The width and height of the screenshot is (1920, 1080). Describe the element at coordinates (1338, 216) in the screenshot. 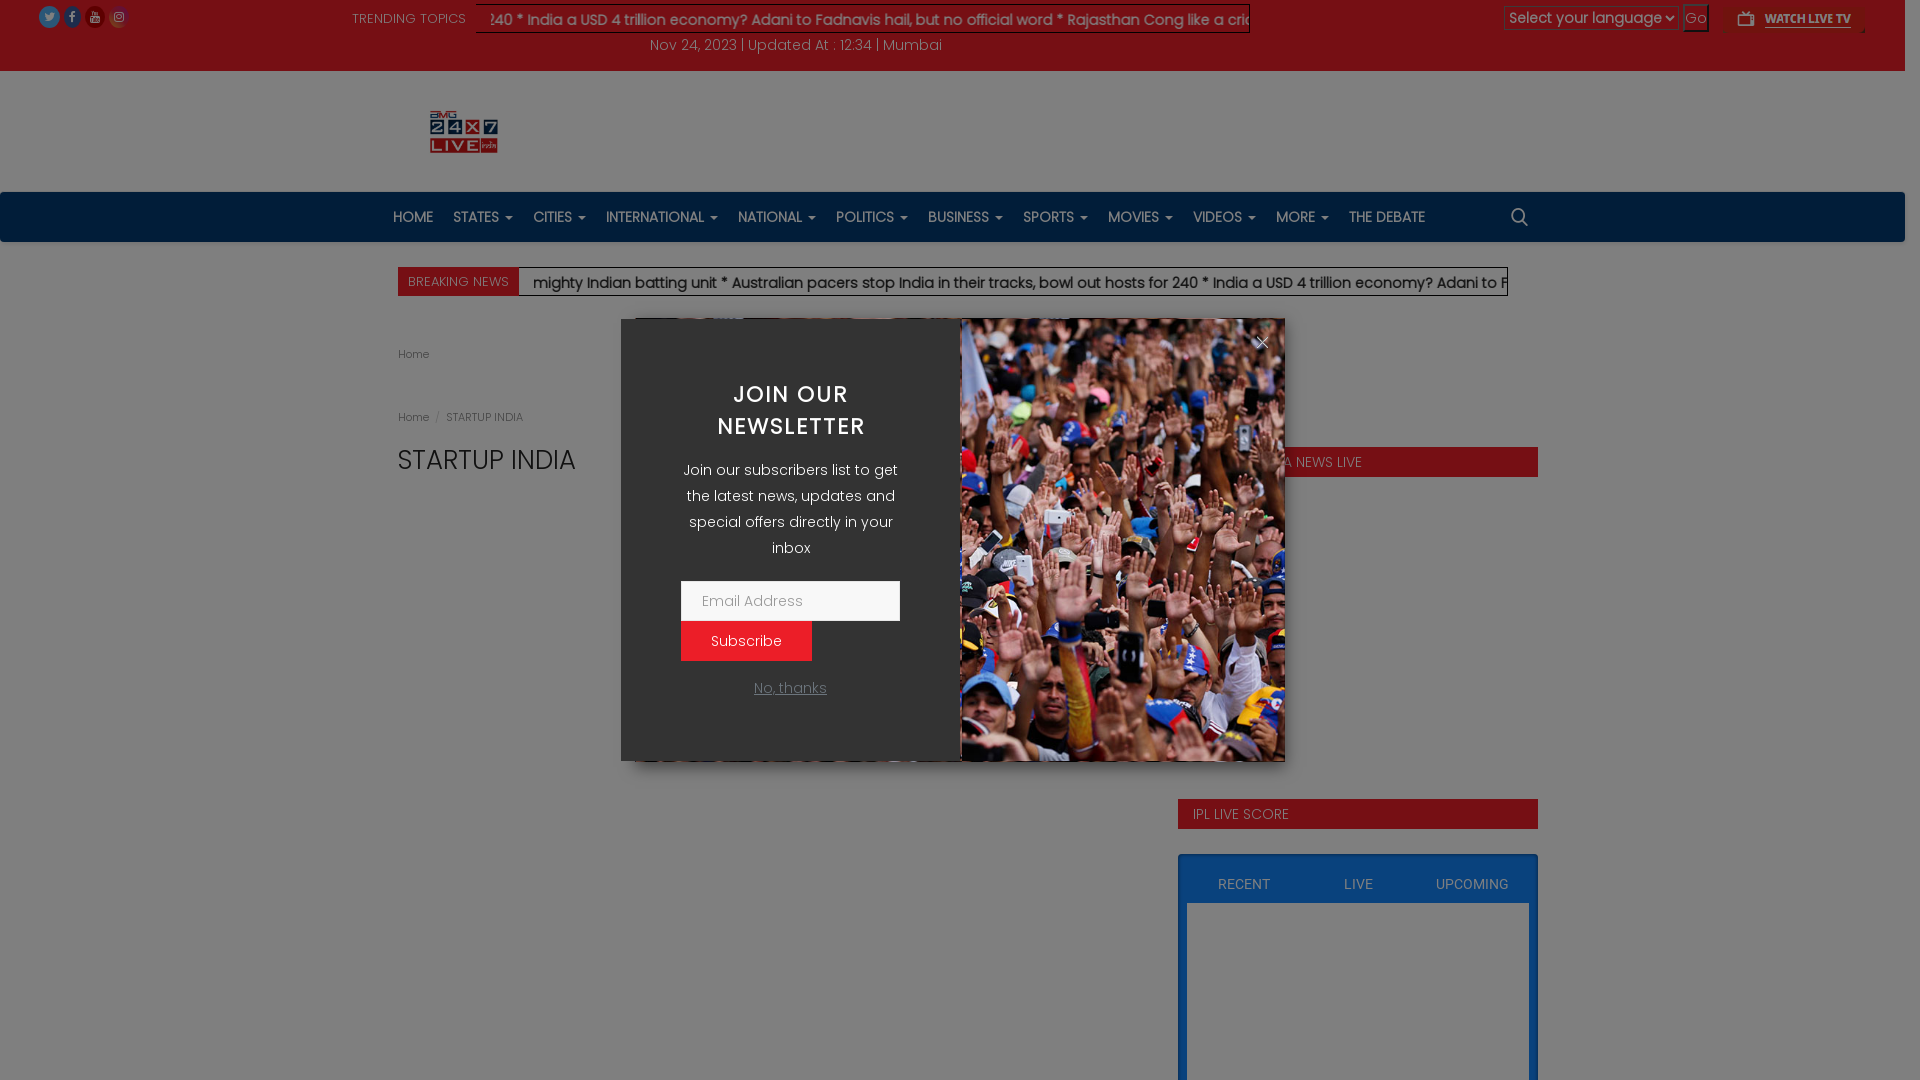

I see `'THE DEBATE'` at that location.